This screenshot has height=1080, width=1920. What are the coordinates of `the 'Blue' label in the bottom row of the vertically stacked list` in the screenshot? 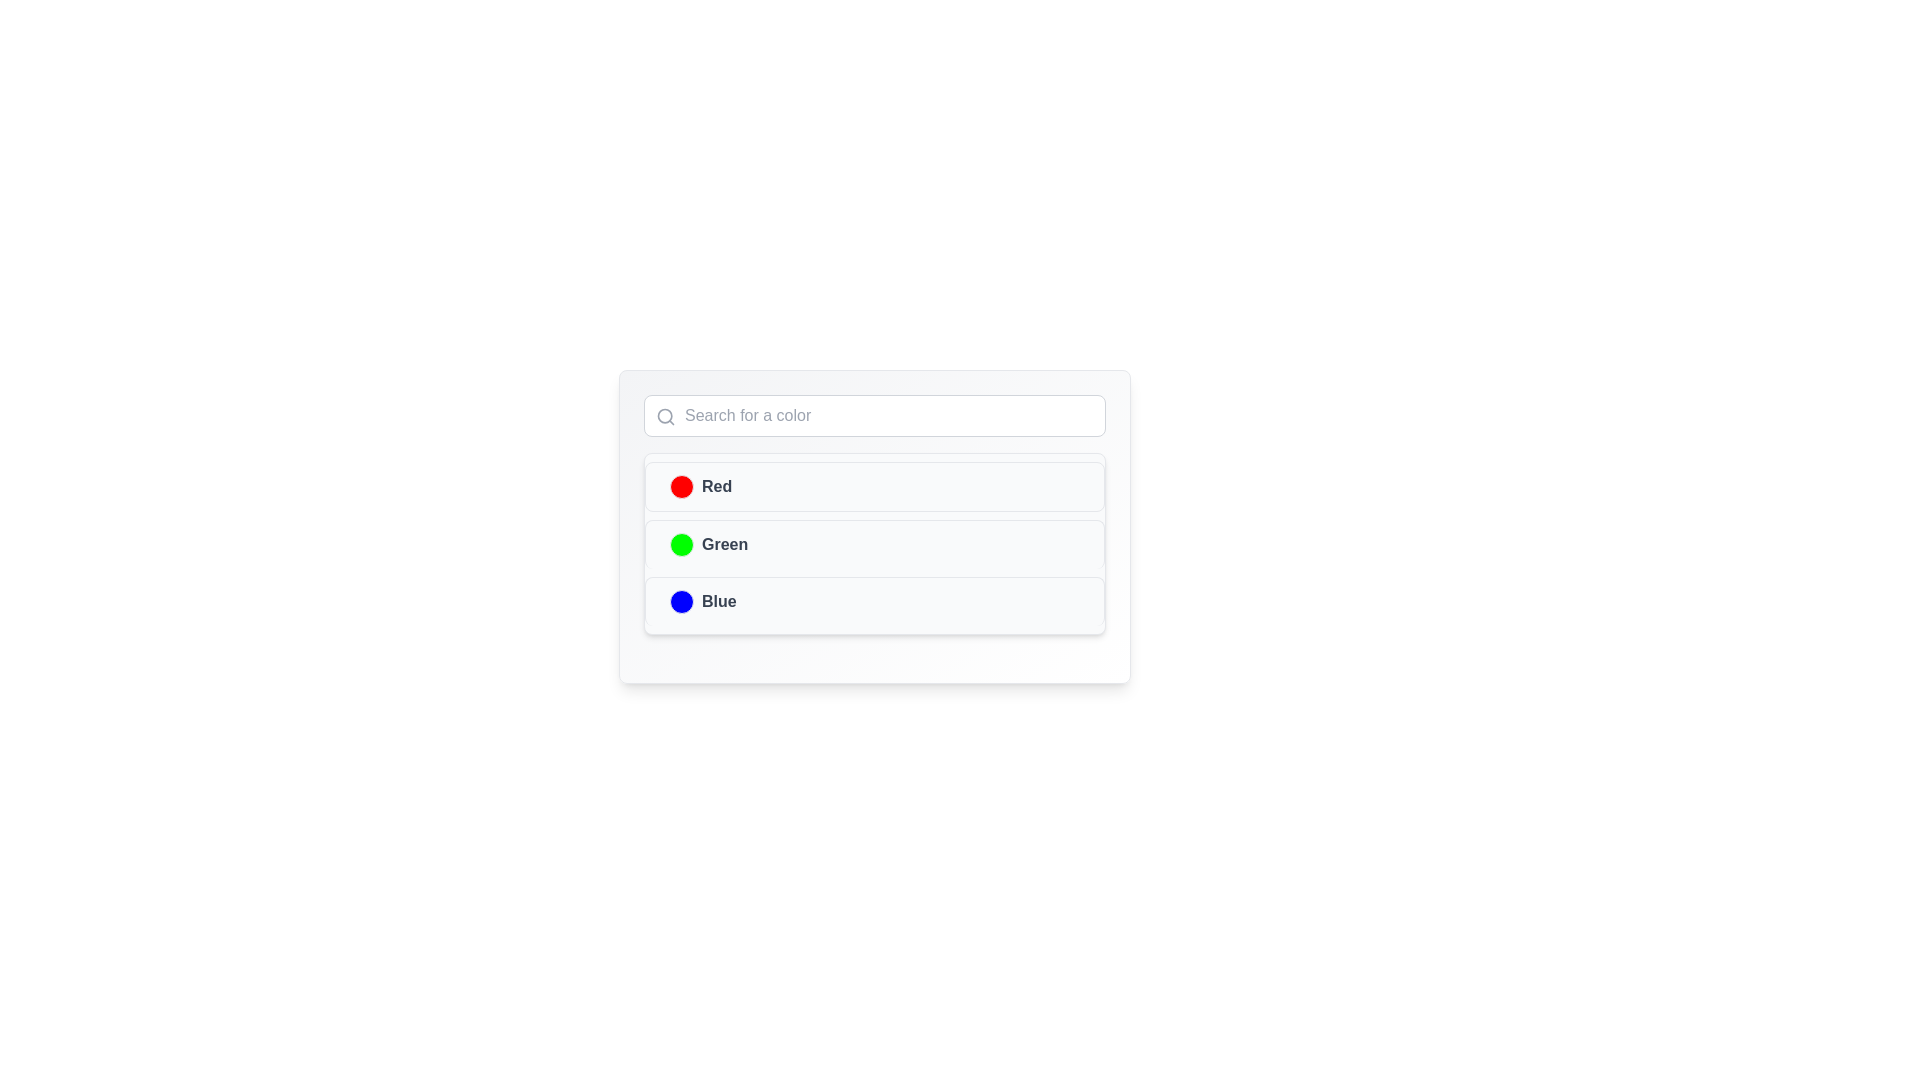 It's located at (703, 600).